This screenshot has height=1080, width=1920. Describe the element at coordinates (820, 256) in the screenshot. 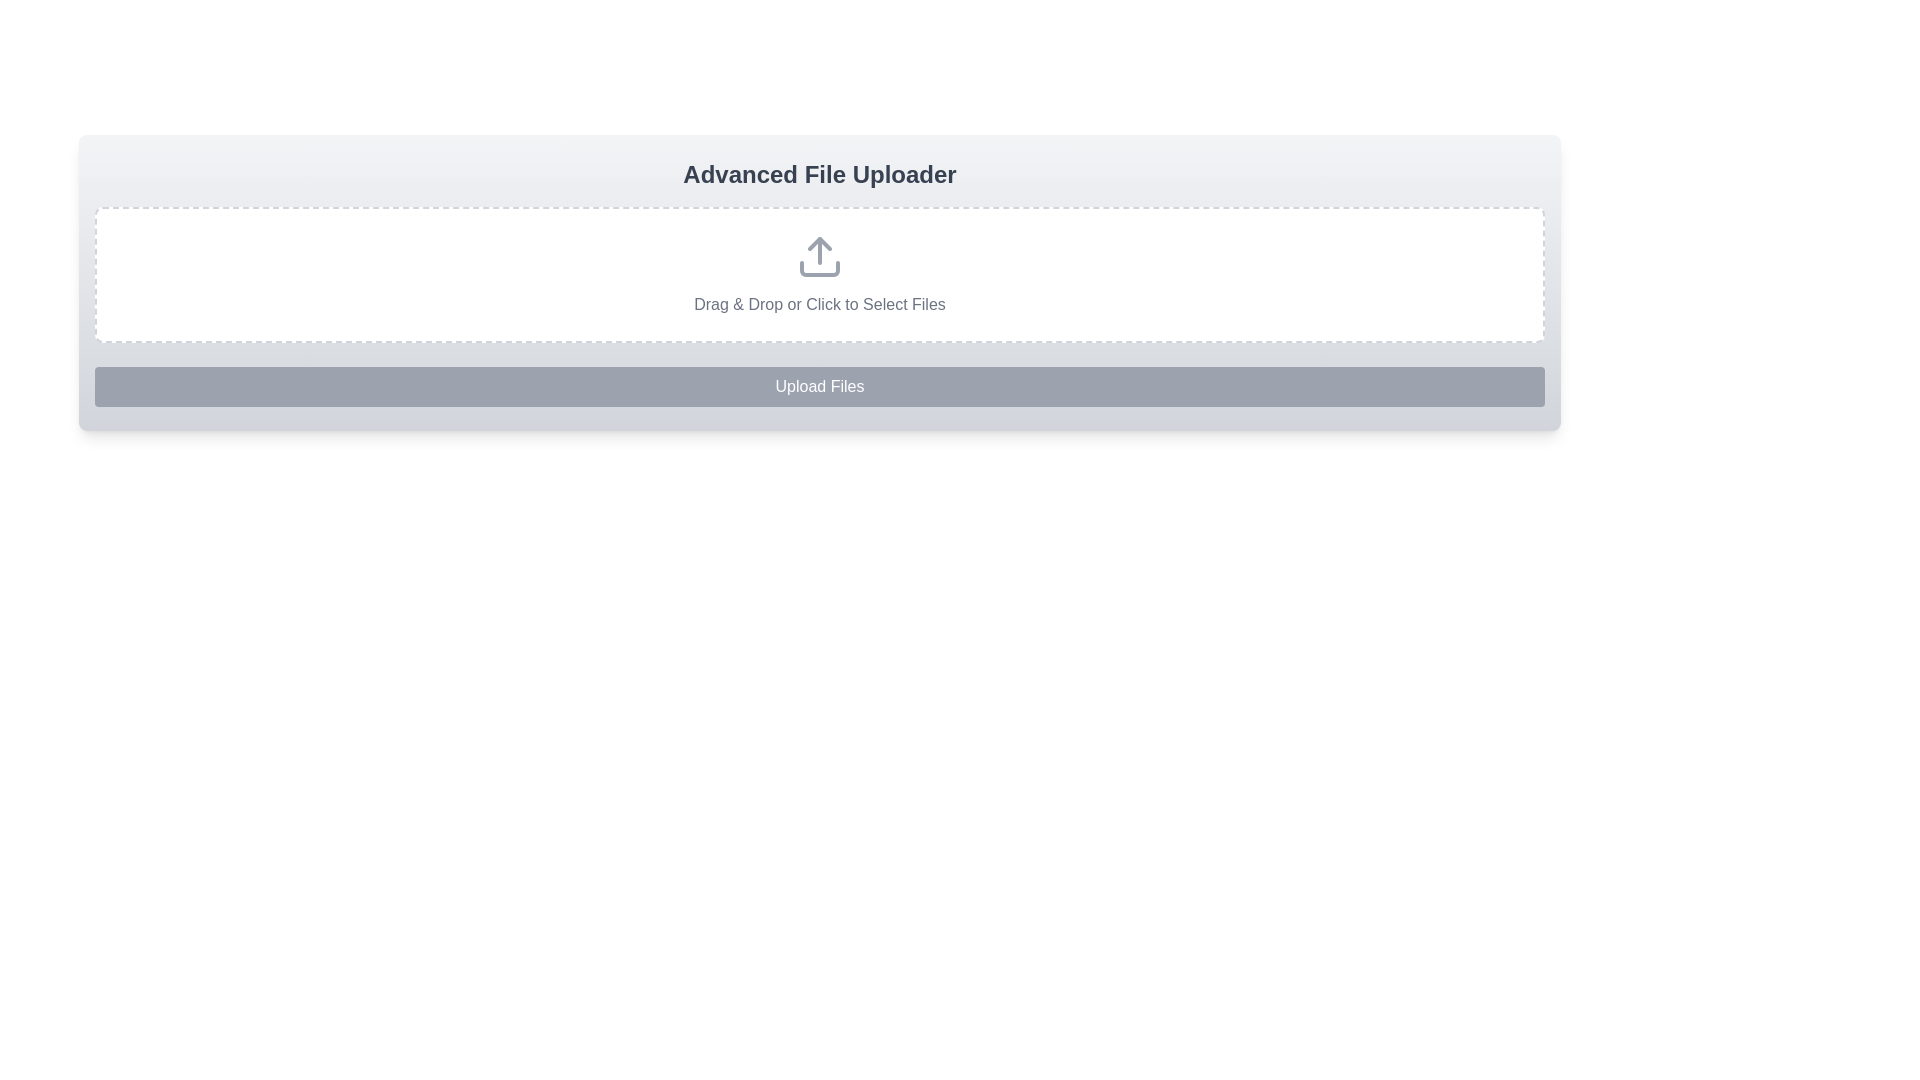

I see `the gray upward arrow icon in the file upload section to understand its functionality for uploading files` at that location.